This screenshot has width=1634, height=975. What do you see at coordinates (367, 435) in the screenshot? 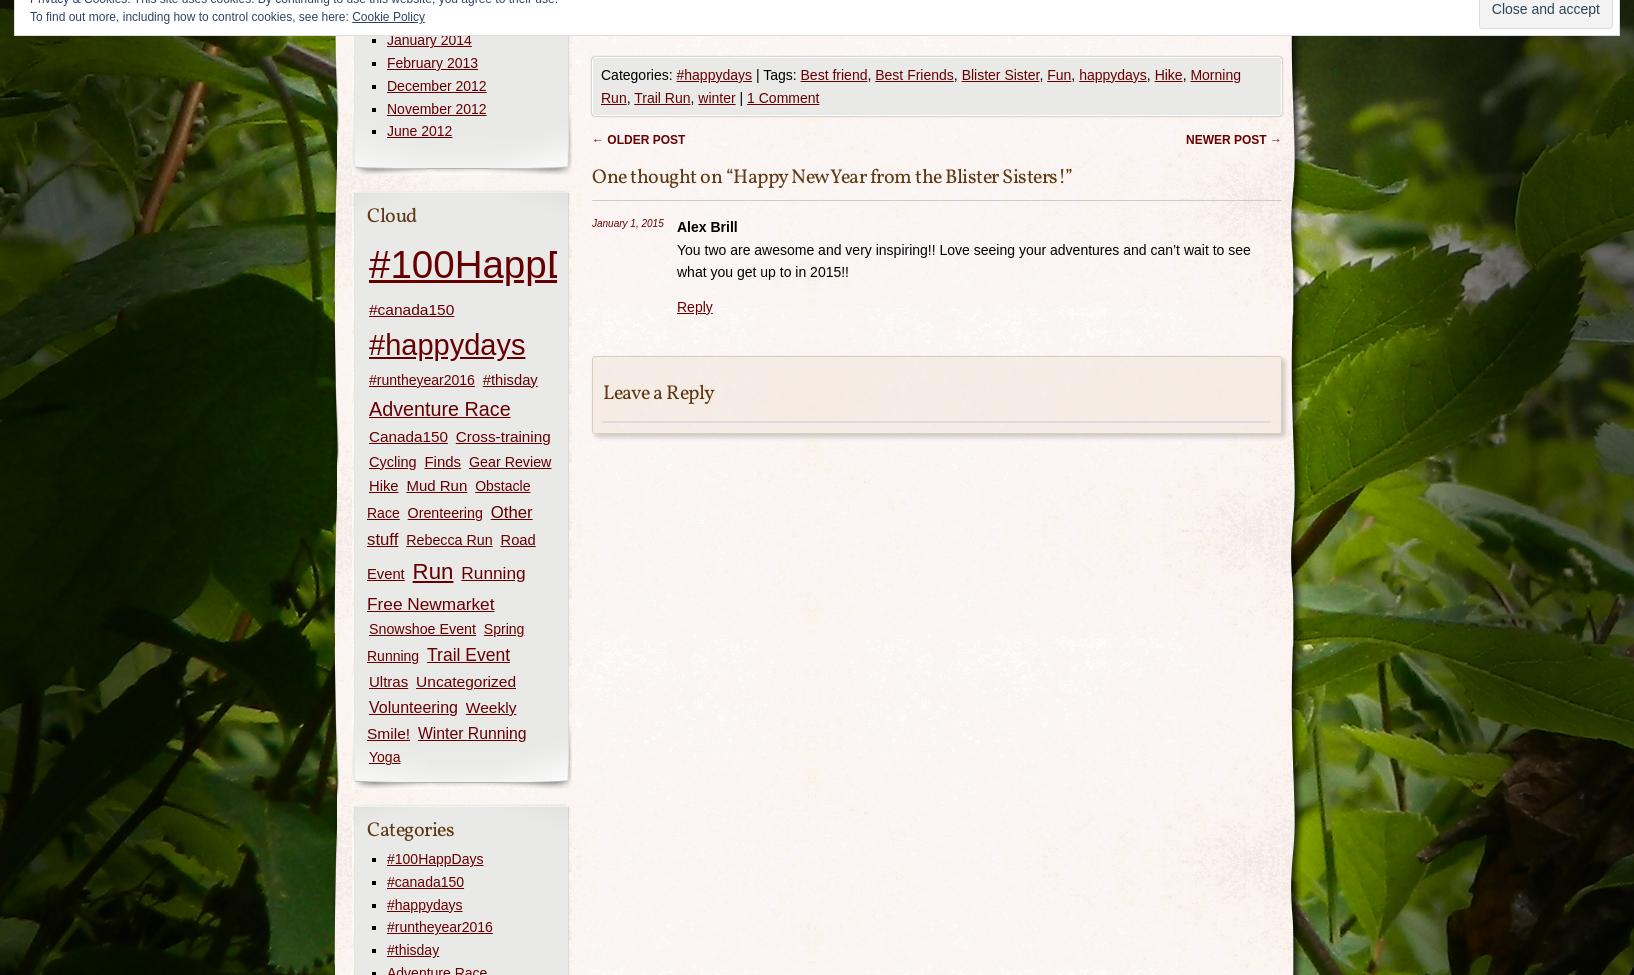
I see `'Canada150'` at bounding box center [367, 435].